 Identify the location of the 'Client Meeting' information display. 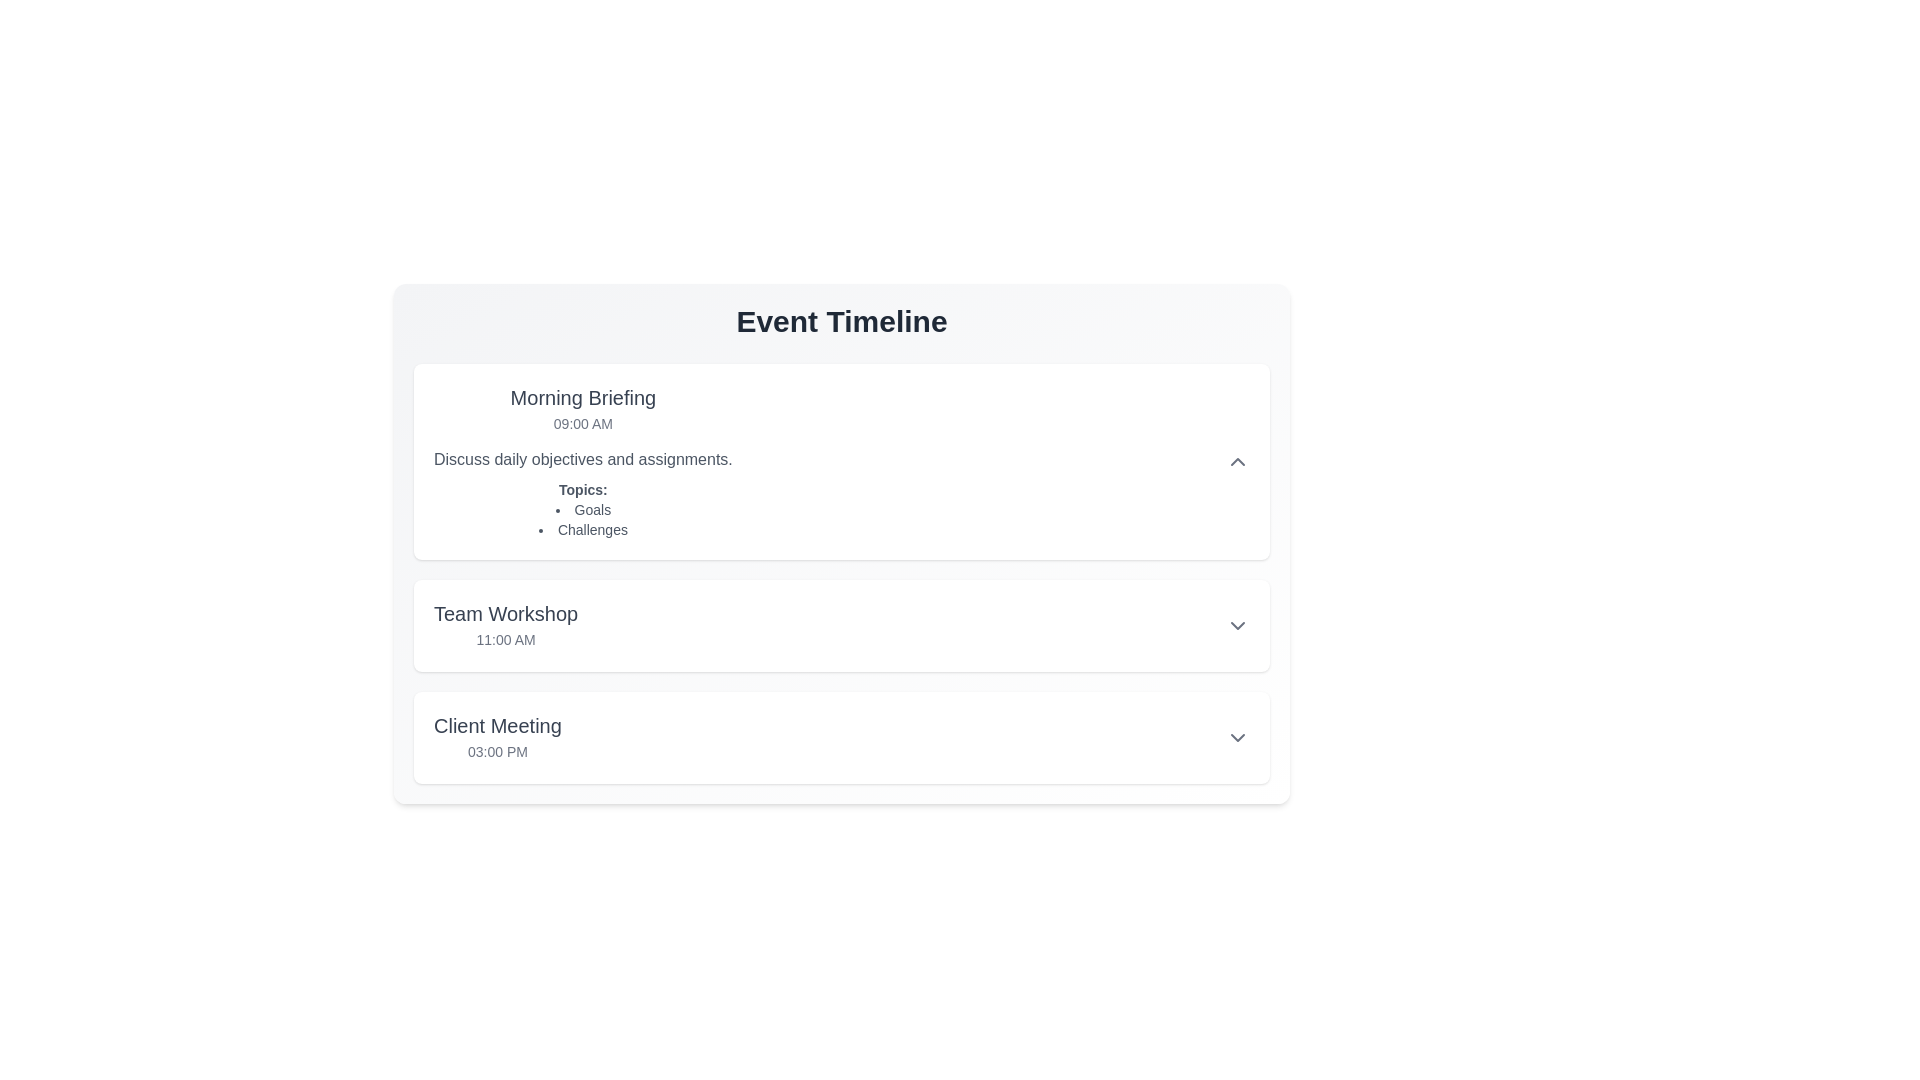
(841, 737).